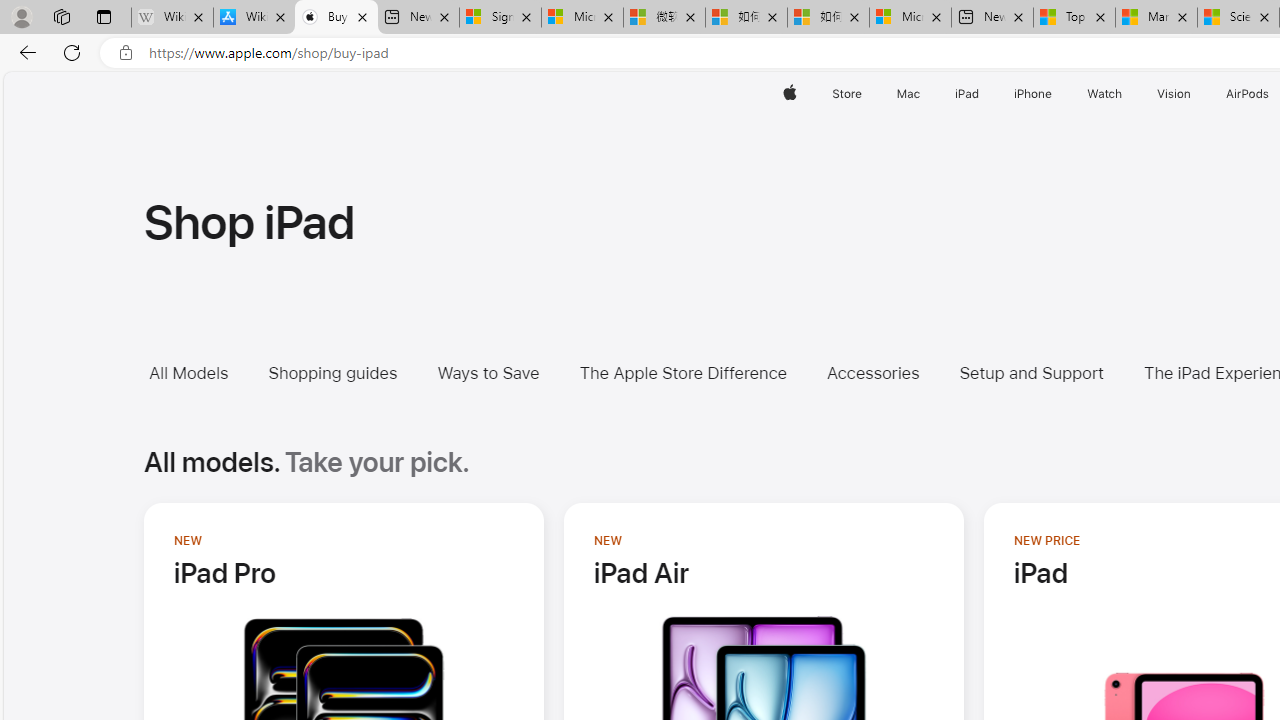 The height and width of the screenshot is (720, 1280). What do you see at coordinates (846, 93) in the screenshot?
I see `'Store'` at bounding box center [846, 93].